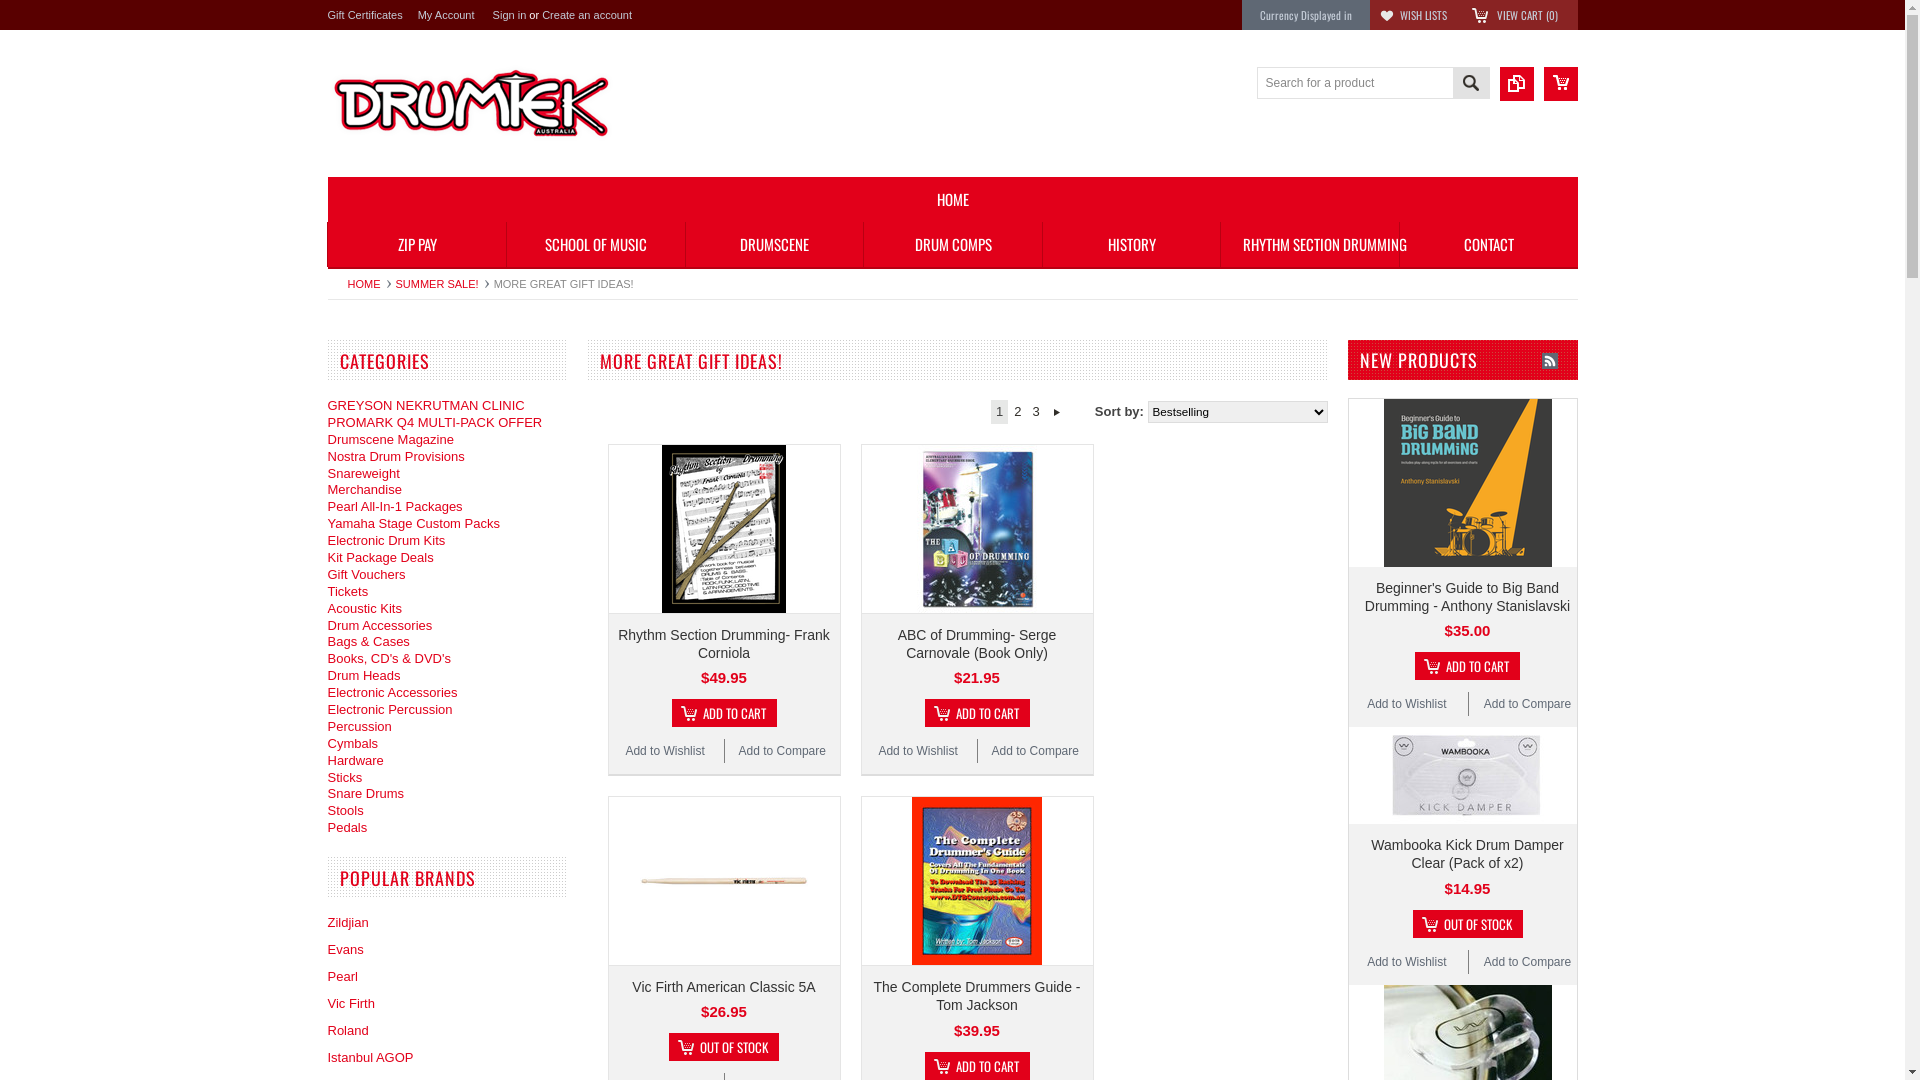  Describe the element at coordinates (631, 986) in the screenshot. I see `'Vic Firth American Classic 5A'` at that location.